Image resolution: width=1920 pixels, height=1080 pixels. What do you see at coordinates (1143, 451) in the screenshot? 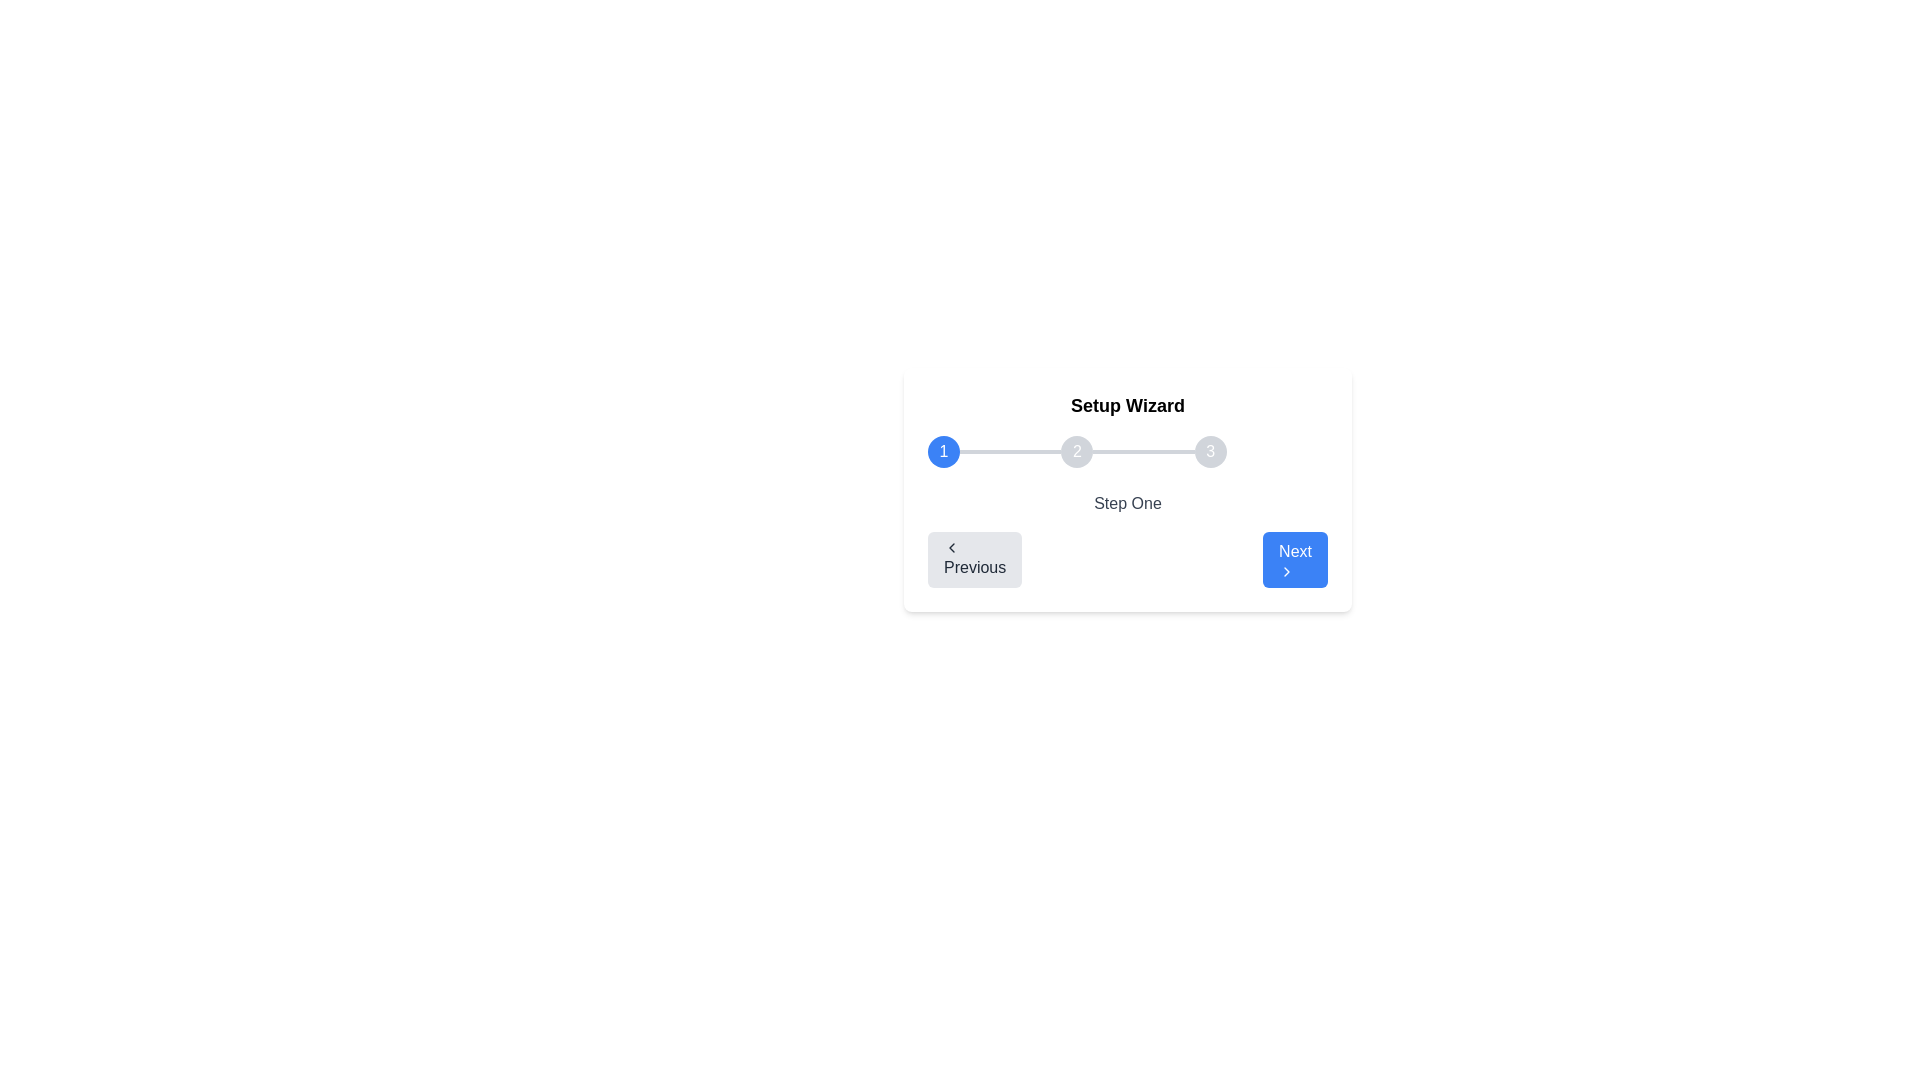
I see `the horizontal light gray divider that connects the second and third step indicators in the Setup Wizard interface` at bounding box center [1143, 451].